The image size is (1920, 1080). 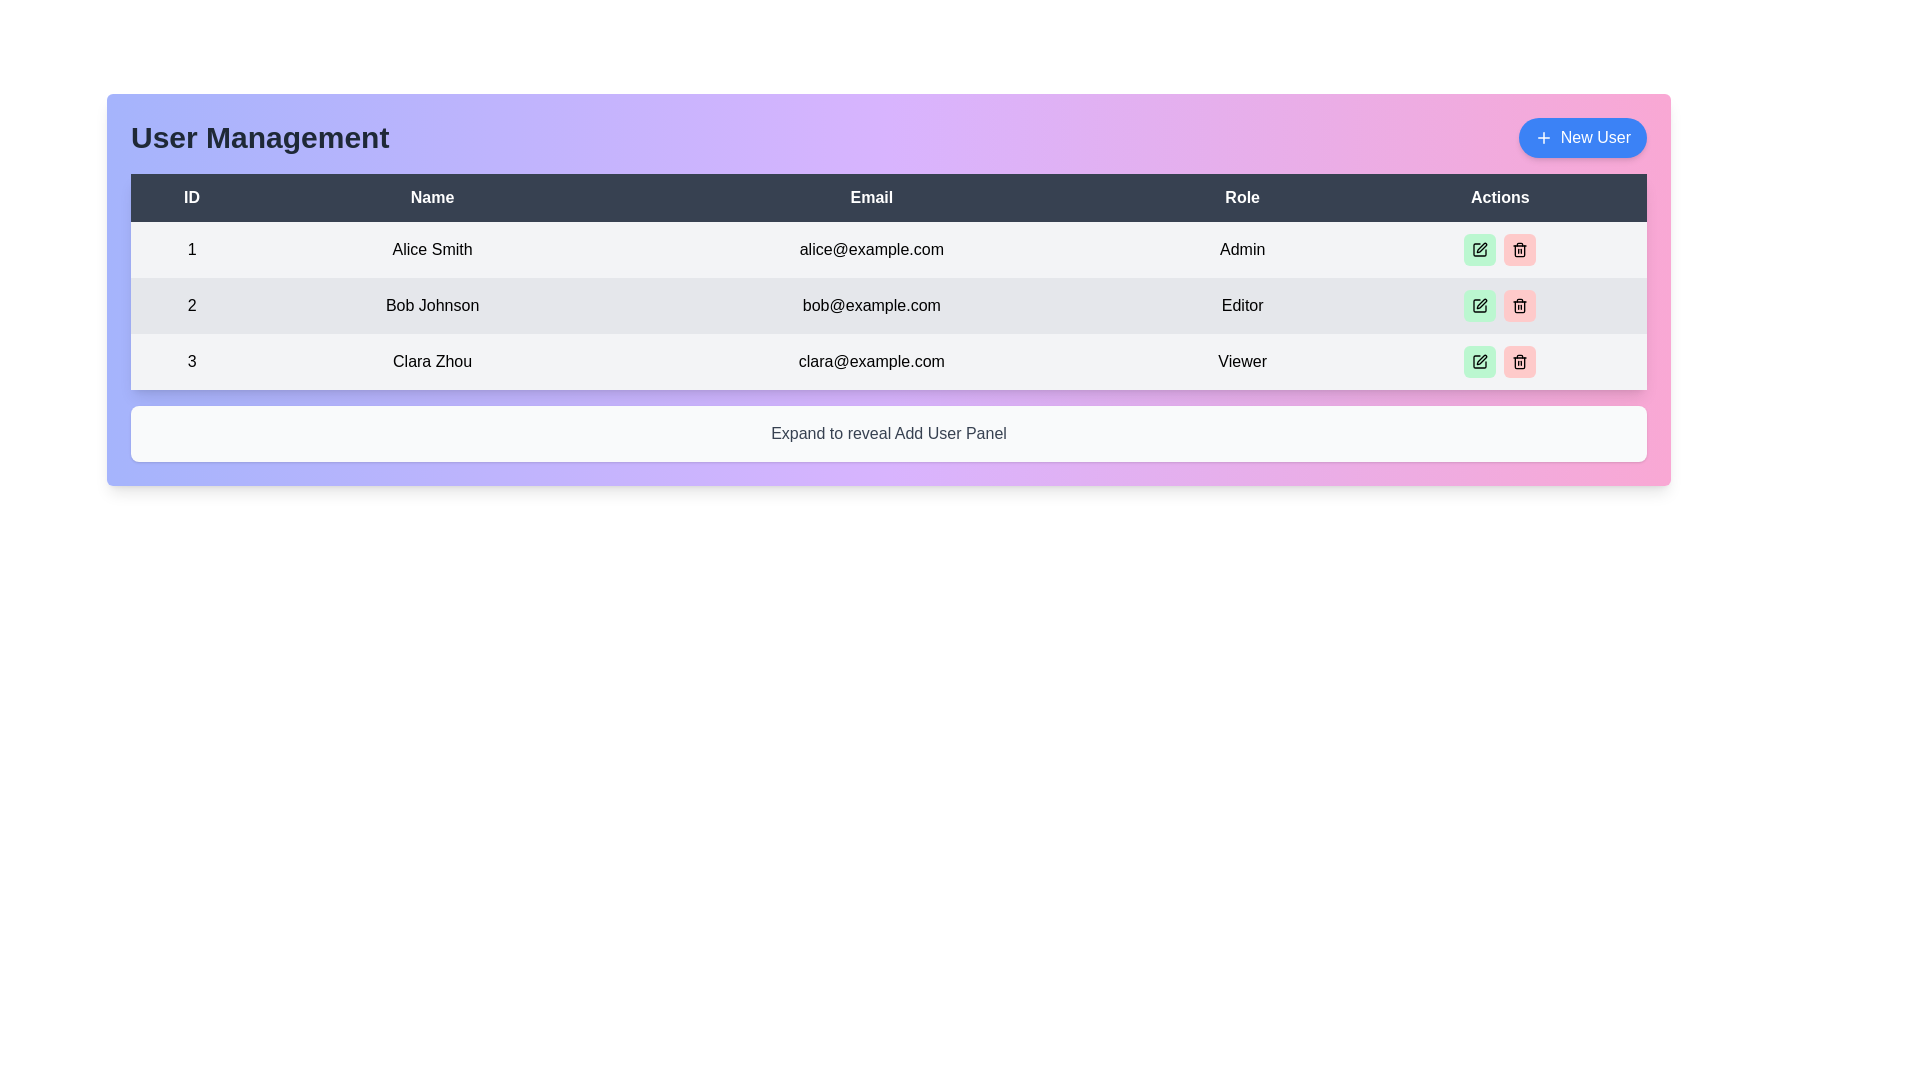 What do you see at coordinates (1241, 362) in the screenshot?
I see `the 'Viewer' text label in the table under the 'Role' column for user 'Clara Zhou' with email 'clara@example.com'` at bounding box center [1241, 362].